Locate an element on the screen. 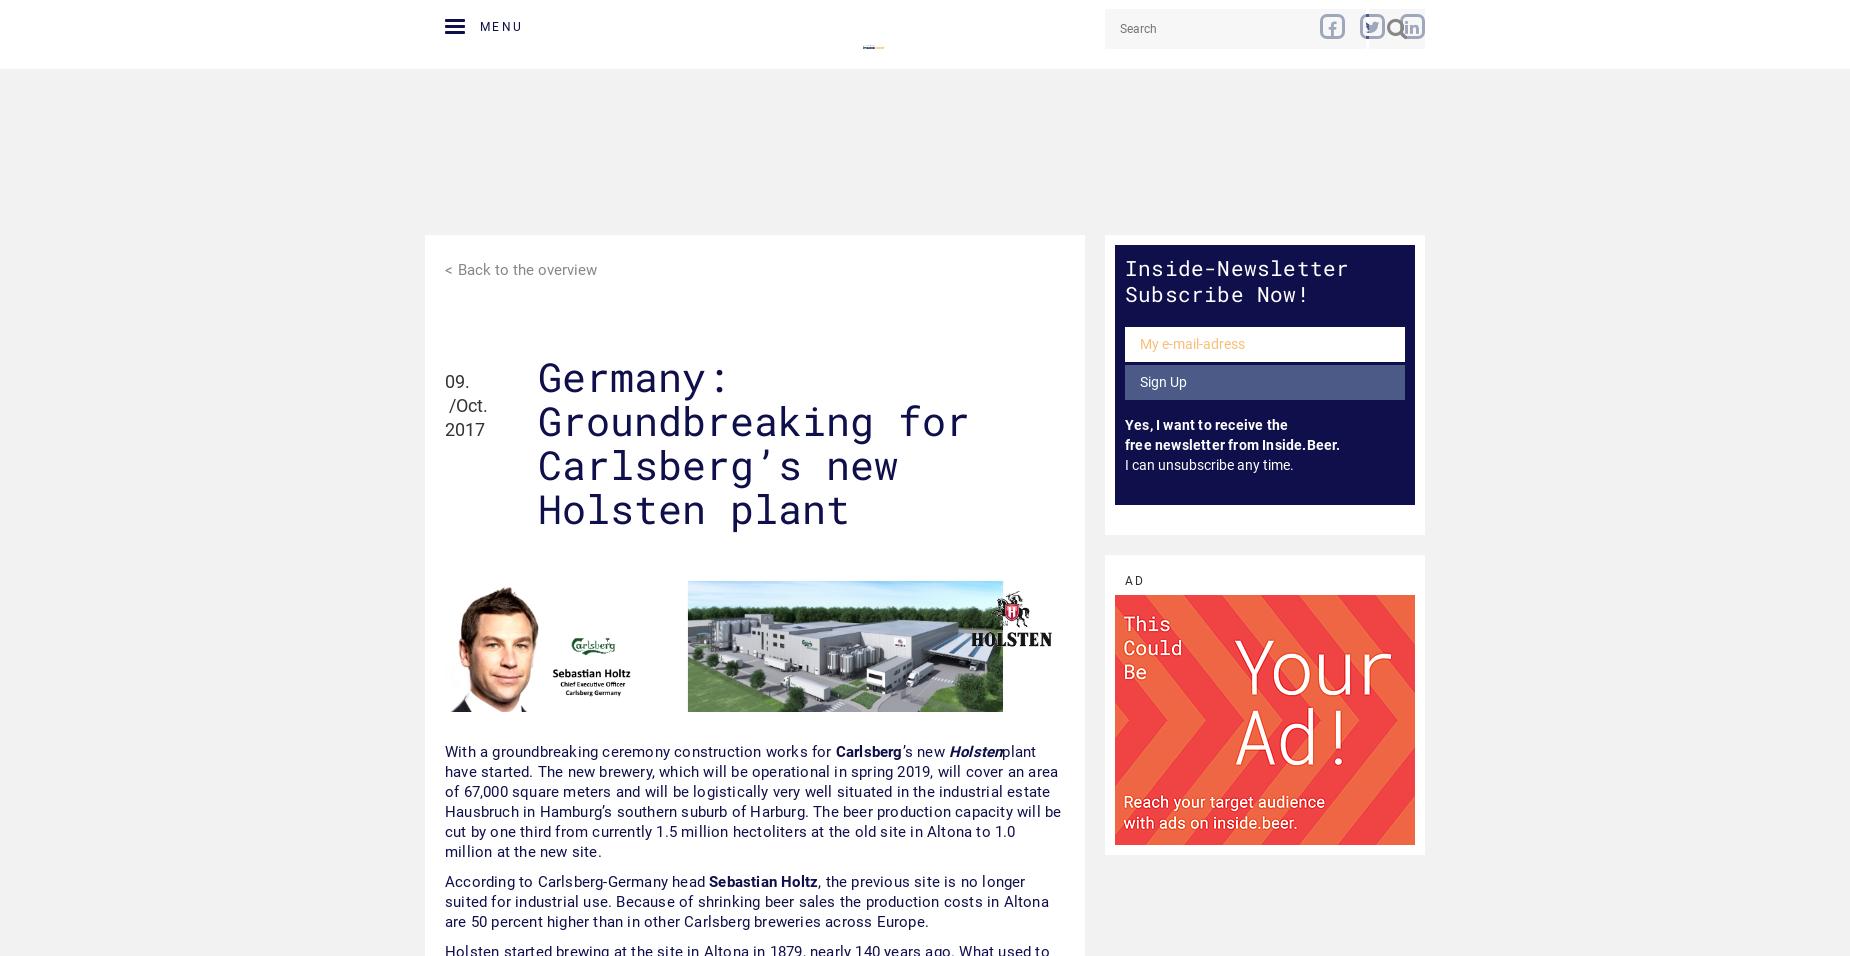 Image resolution: width=1850 pixels, height=956 pixels. 'Inside-Newsletter' is located at coordinates (1235, 266).